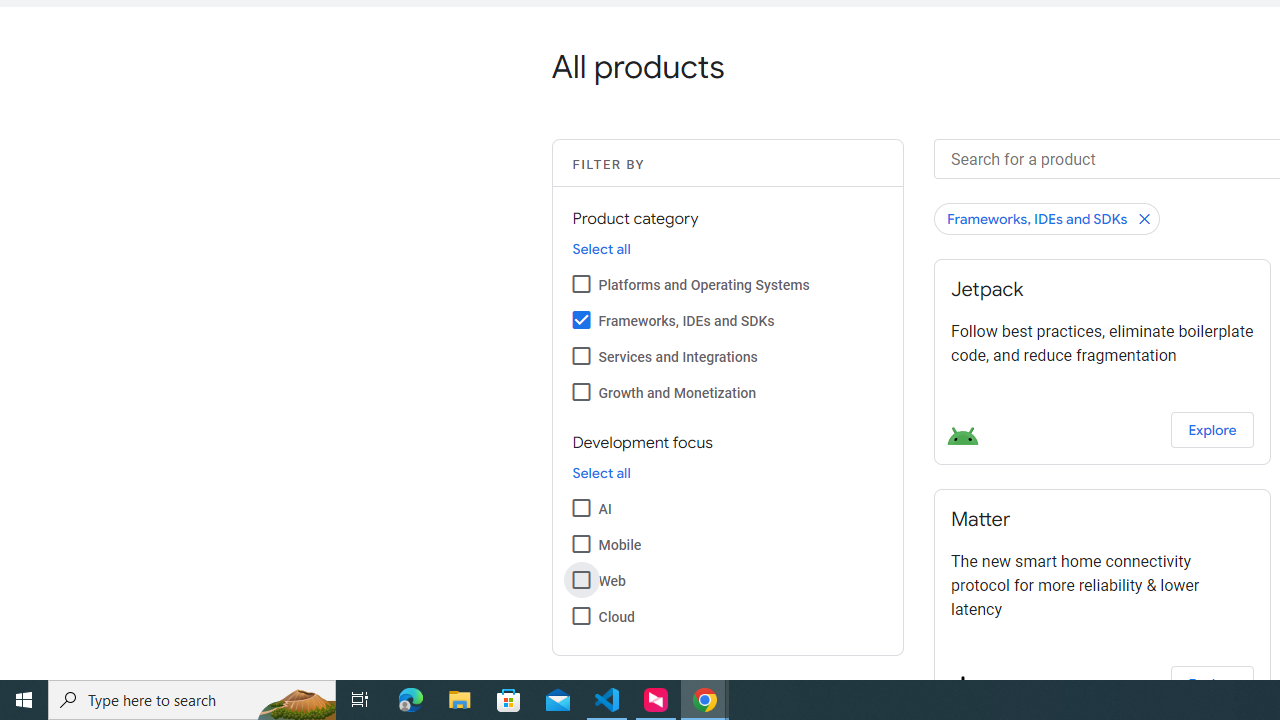 Image resolution: width=1280 pixels, height=720 pixels. Describe the element at coordinates (580, 614) in the screenshot. I see `'Cloud'` at that location.